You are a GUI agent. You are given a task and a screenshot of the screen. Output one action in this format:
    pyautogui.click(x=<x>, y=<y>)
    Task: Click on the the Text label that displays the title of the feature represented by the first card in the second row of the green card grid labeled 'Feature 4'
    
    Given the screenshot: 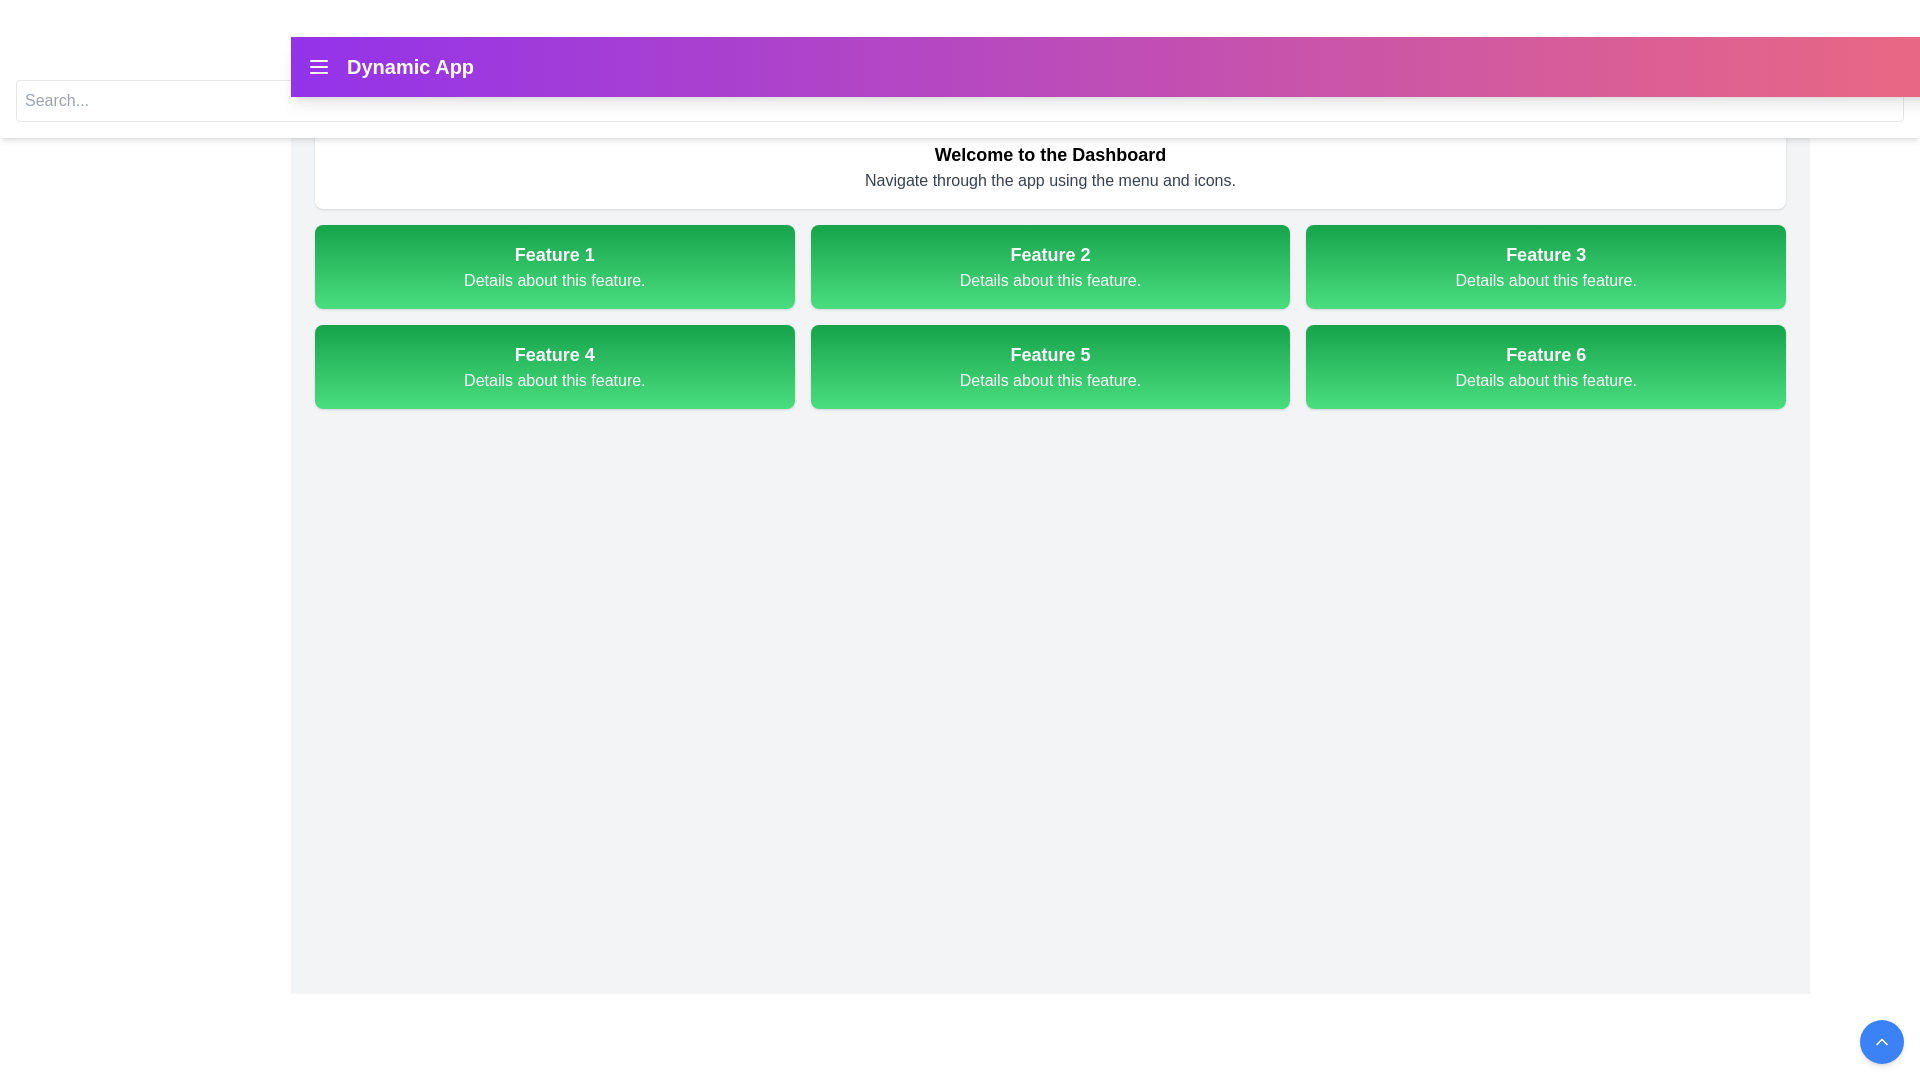 What is the action you would take?
    pyautogui.click(x=554, y=353)
    